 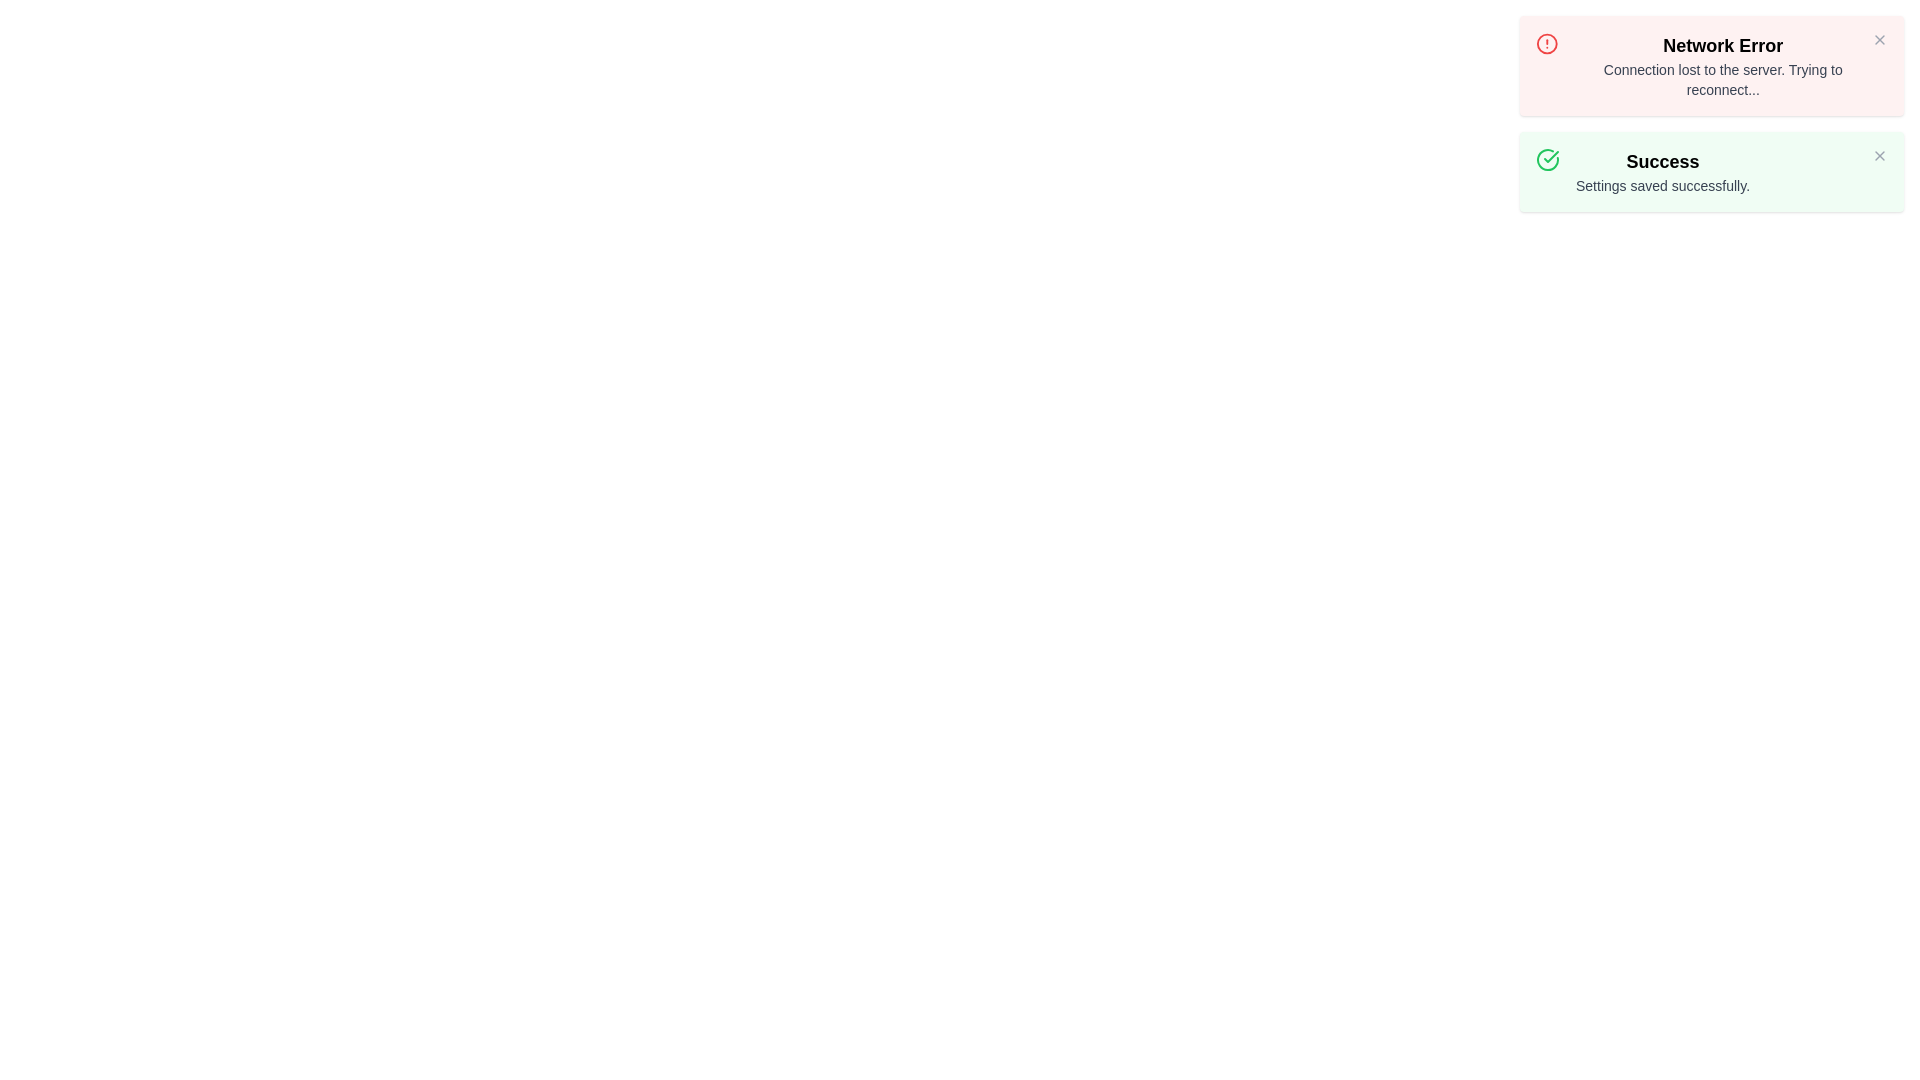 What do you see at coordinates (1546, 43) in the screenshot?
I see `the decorative circle element that is part of the alert icon for the 'Network Error' message, located at the top-right side of the interface` at bounding box center [1546, 43].